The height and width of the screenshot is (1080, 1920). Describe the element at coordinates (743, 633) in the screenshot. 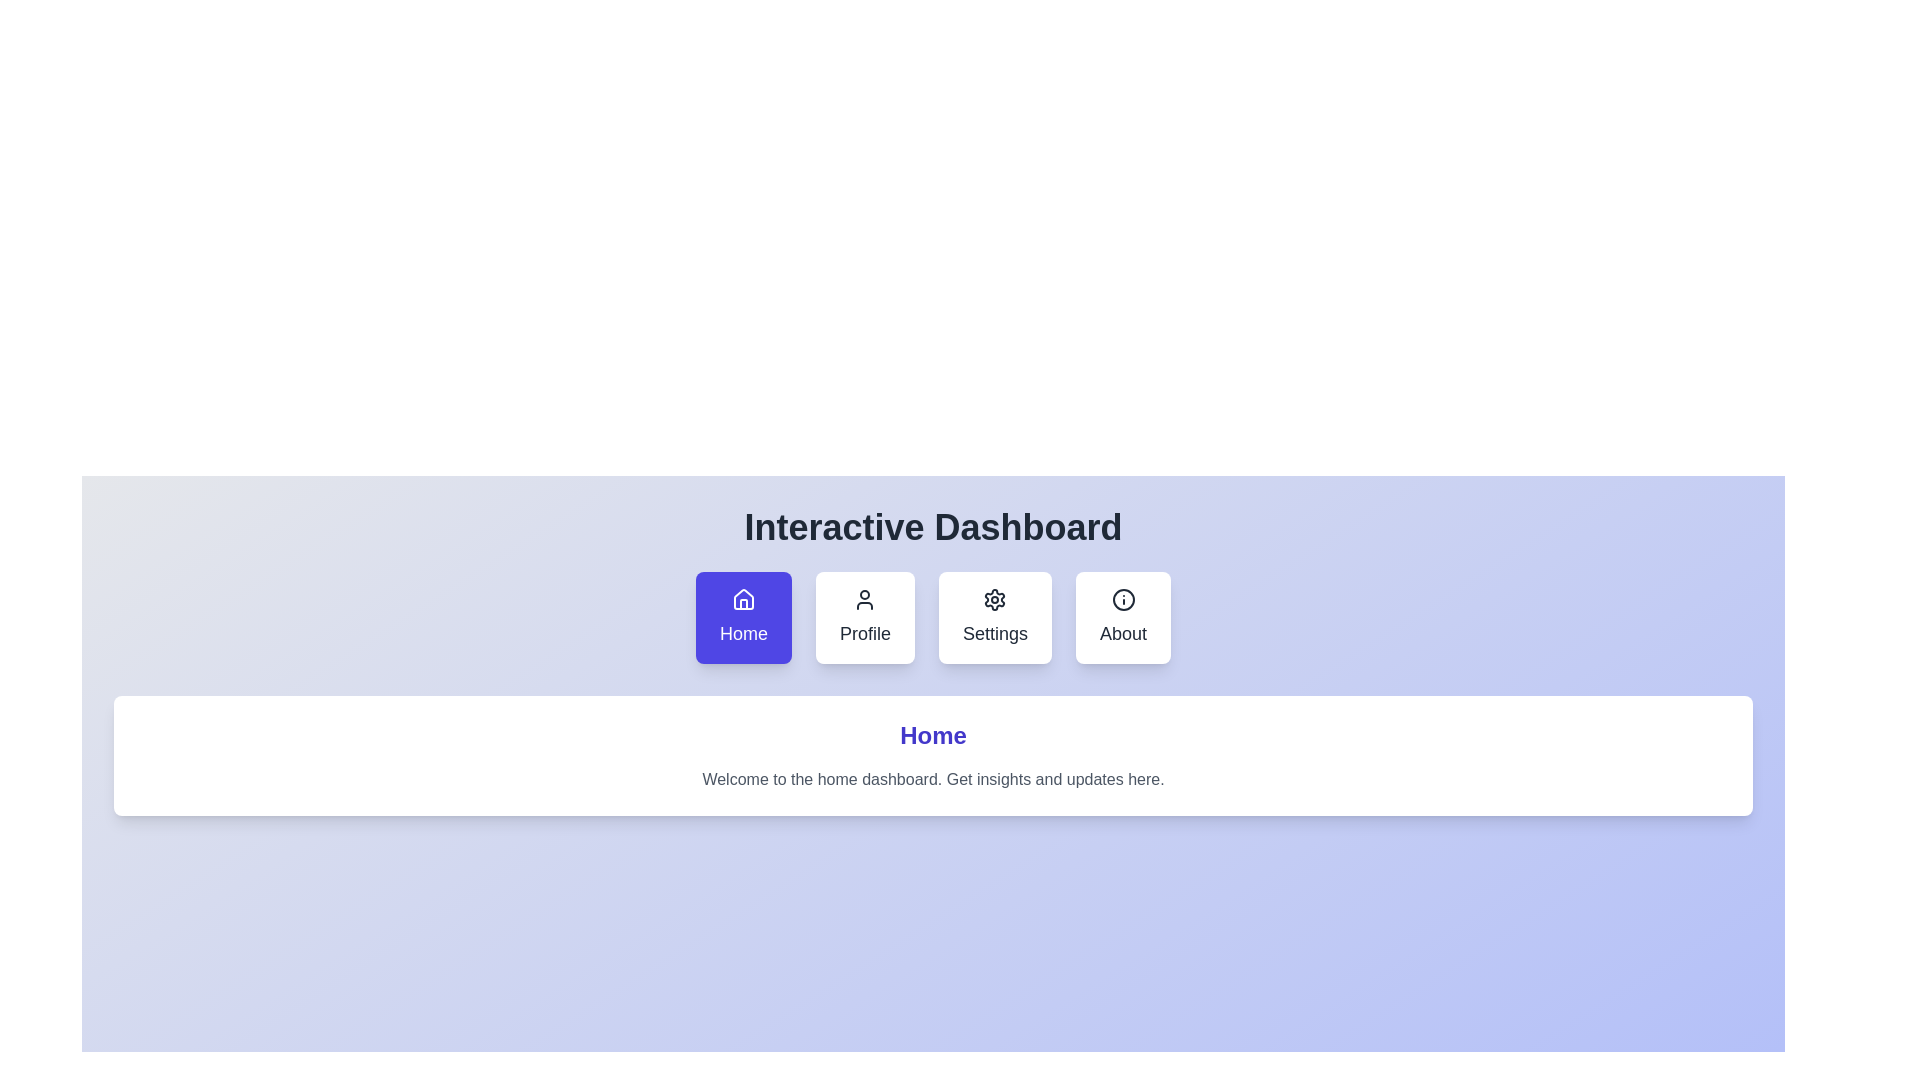

I see `the static text label for the 'Home' card located at the bottom center of the blue button card in the top horizontal menu of the dashboard interface` at that location.